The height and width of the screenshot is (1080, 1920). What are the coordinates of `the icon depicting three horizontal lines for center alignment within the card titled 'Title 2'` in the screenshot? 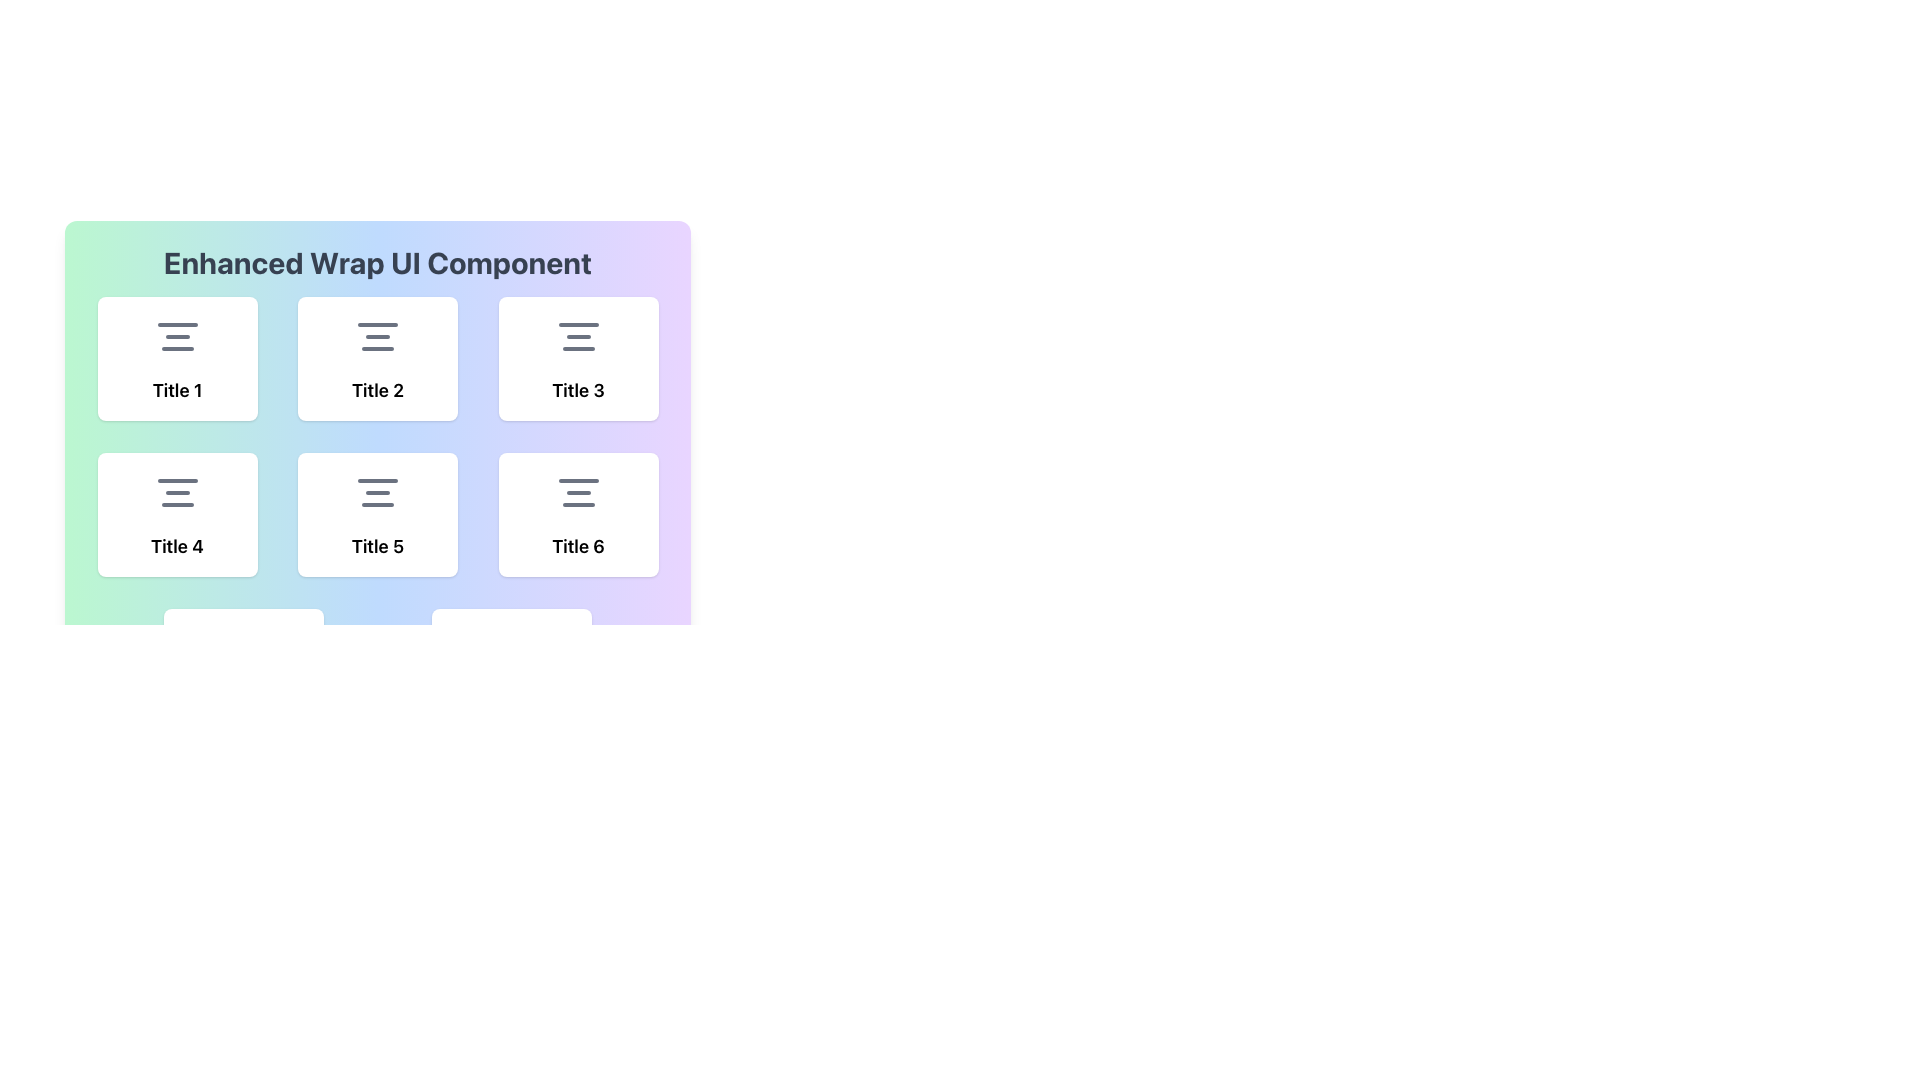 It's located at (378, 335).